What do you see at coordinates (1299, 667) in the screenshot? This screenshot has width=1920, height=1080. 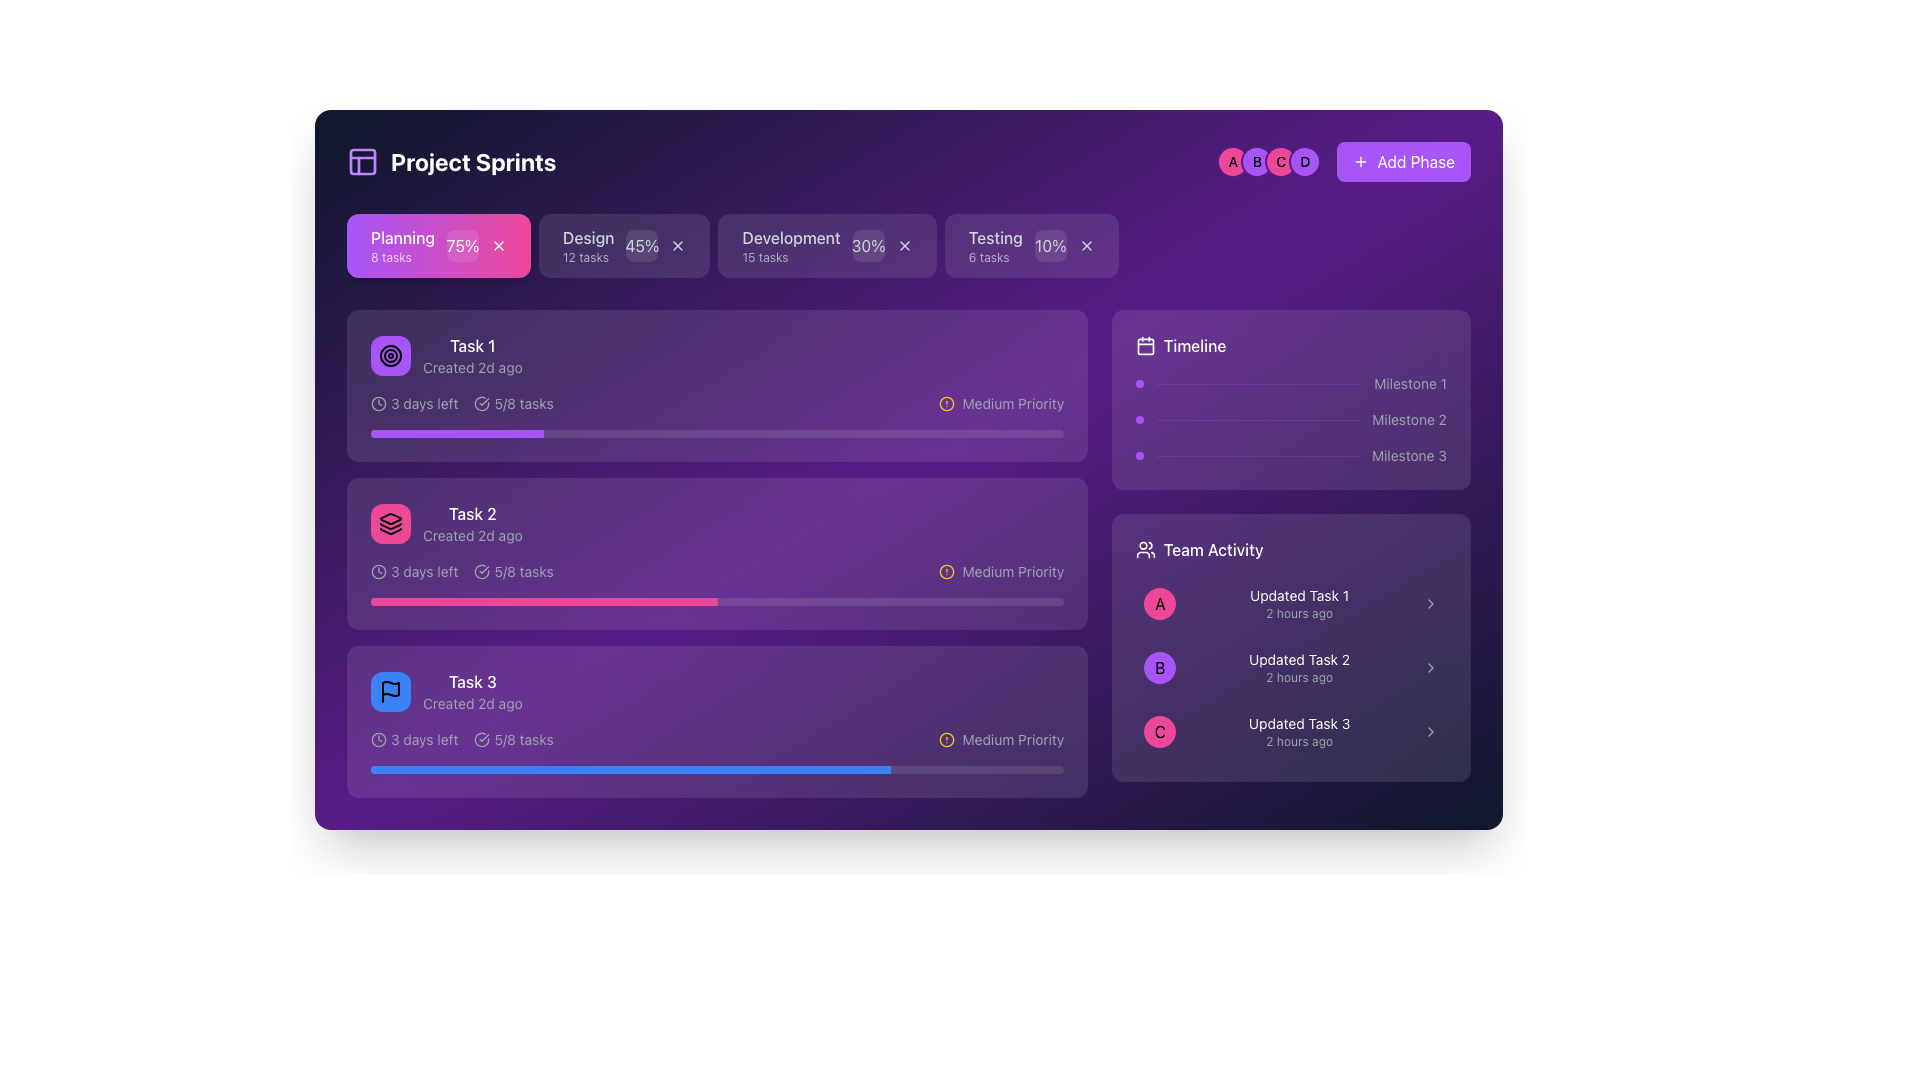 I see `the Label displaying 'Updated Task 2' with the supporting text '2 hours ago' within the 'Team Activity' section, located to the right of the main task board` at bounding box center [1299, 667].